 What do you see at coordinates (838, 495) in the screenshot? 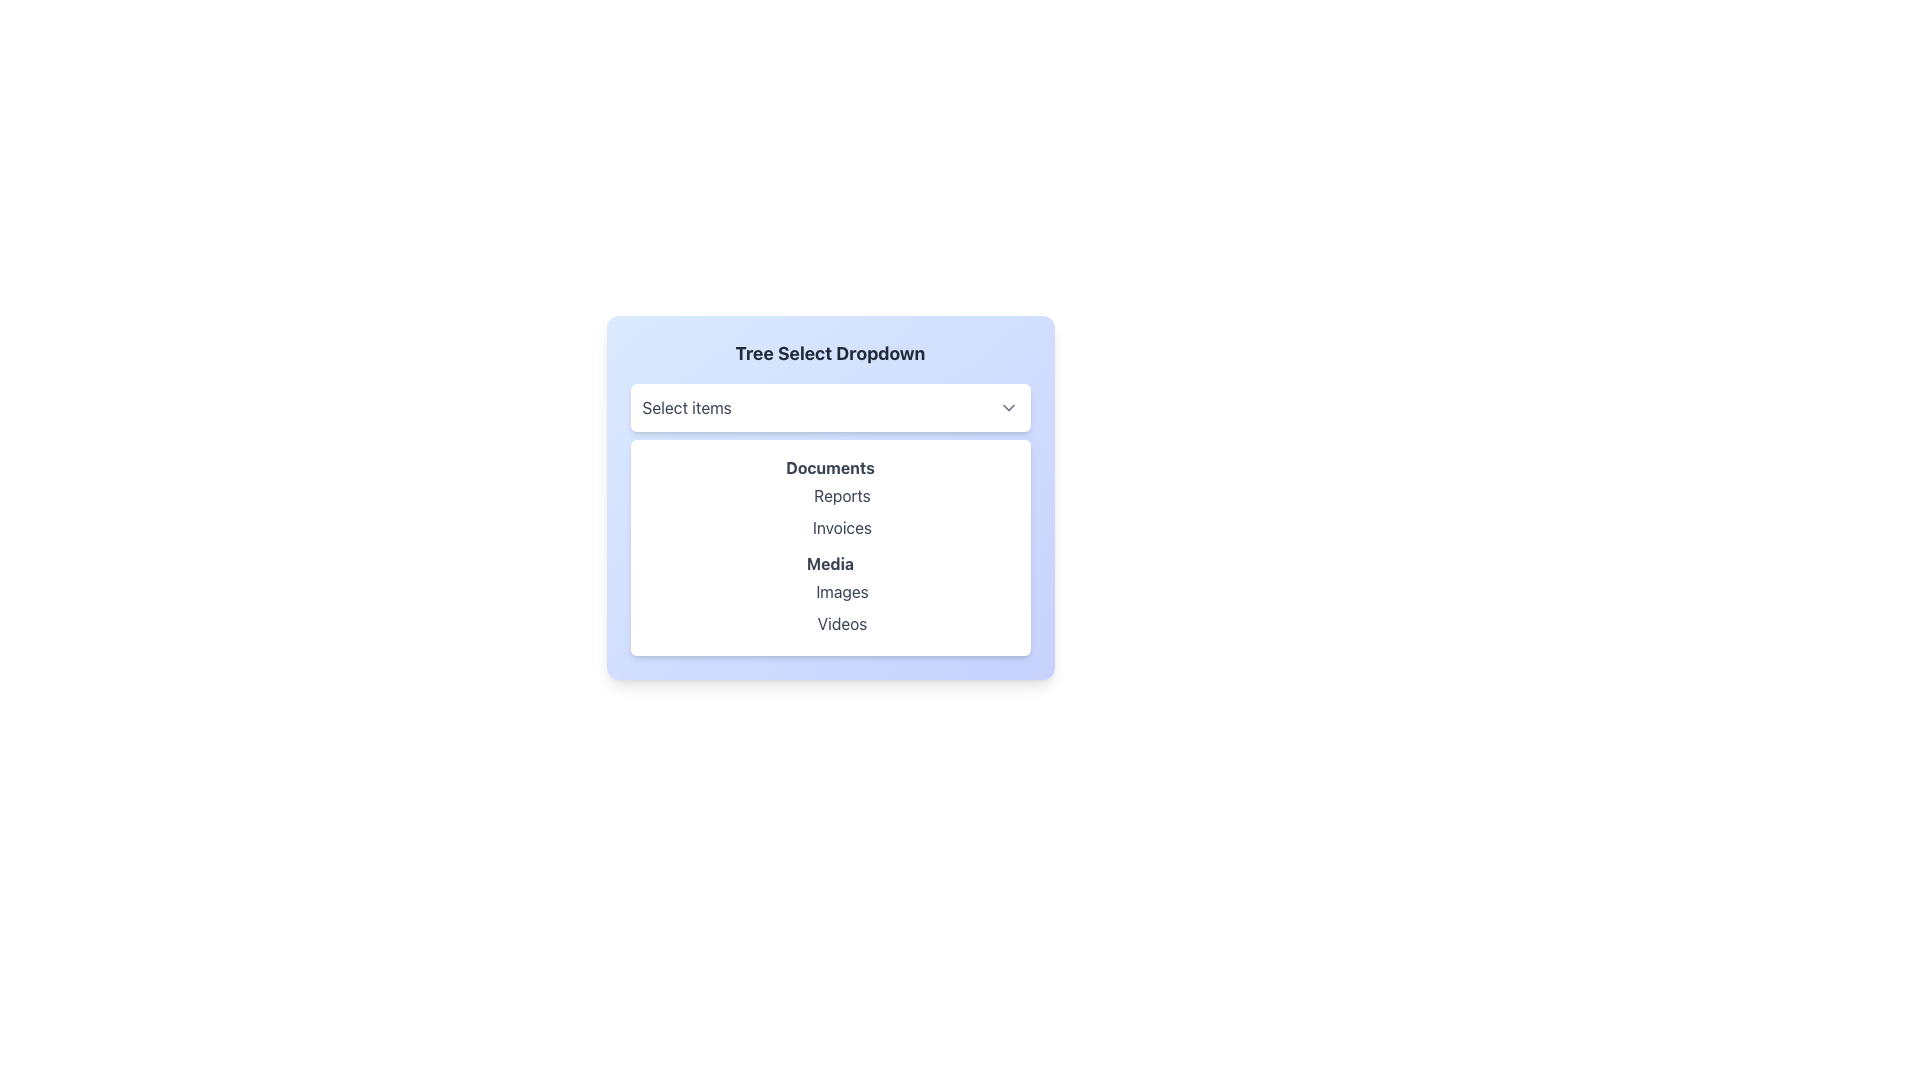
I see `the 'Reports' text label within the 'Documents' dropdown menu` at bounding box center [838, 495].